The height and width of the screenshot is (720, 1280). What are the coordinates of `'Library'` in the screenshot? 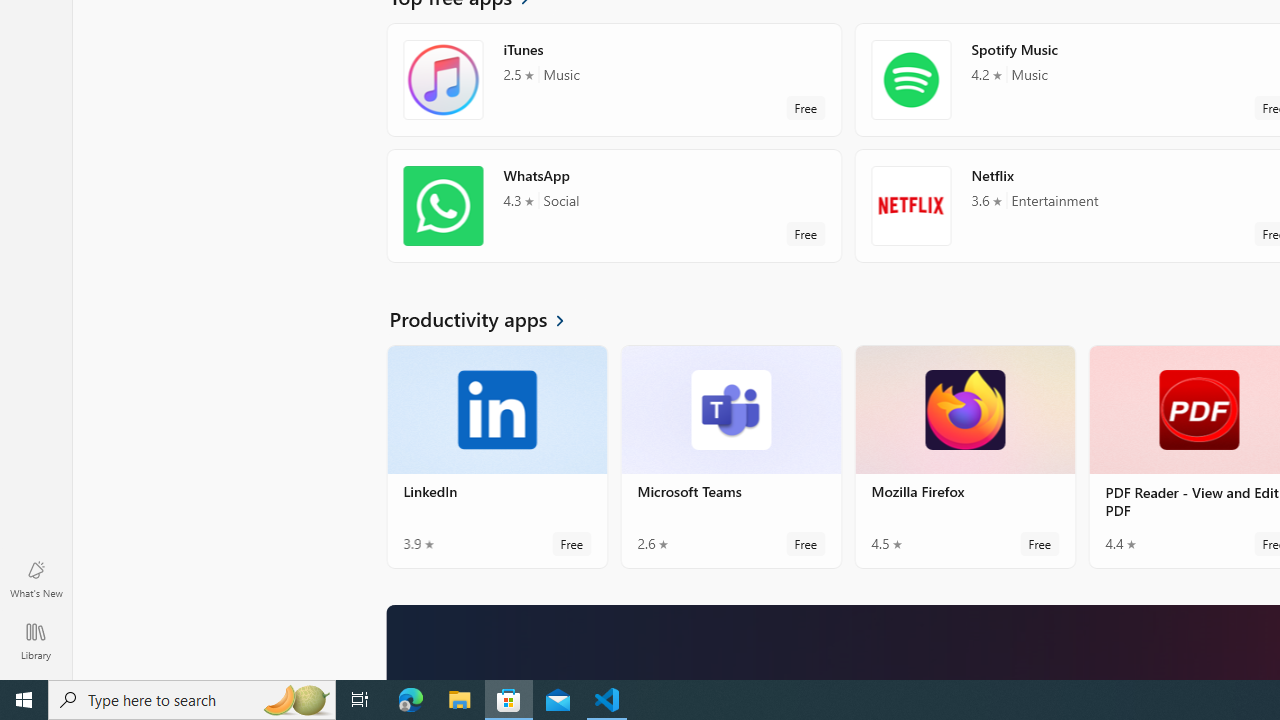 It's located at (35, 640).